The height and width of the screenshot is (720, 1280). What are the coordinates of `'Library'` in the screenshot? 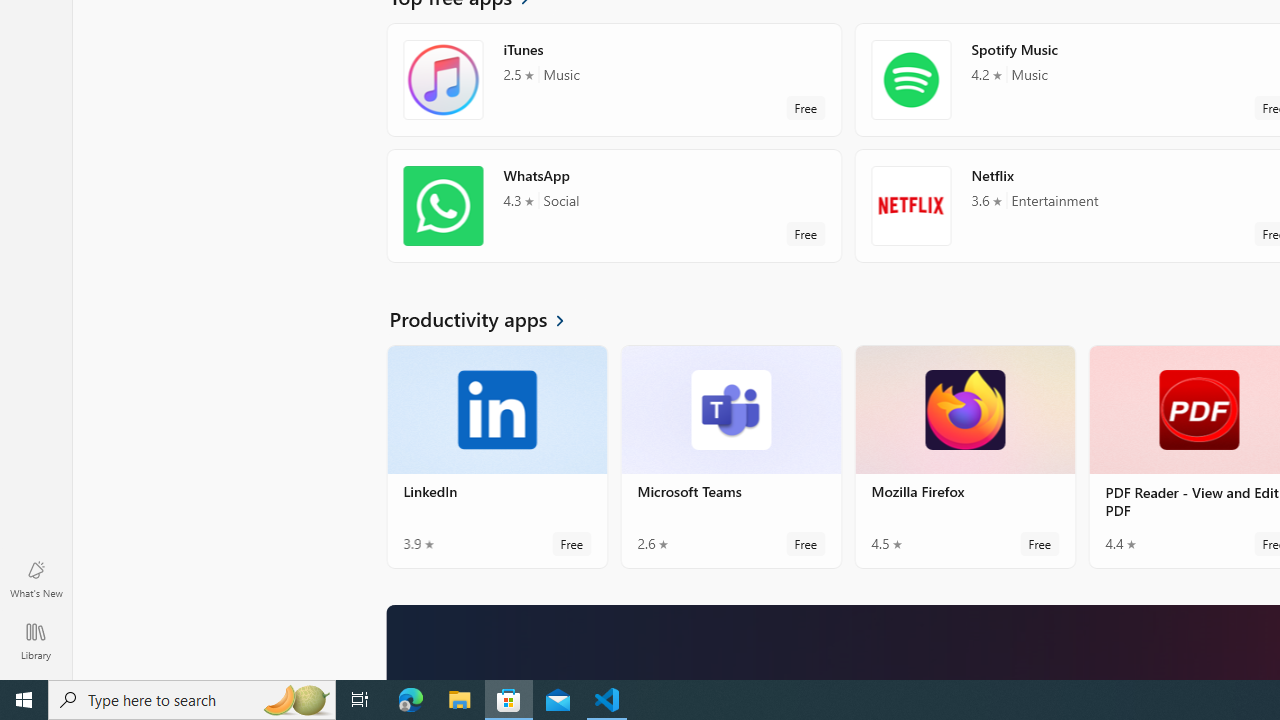 It's located at (35, 640).